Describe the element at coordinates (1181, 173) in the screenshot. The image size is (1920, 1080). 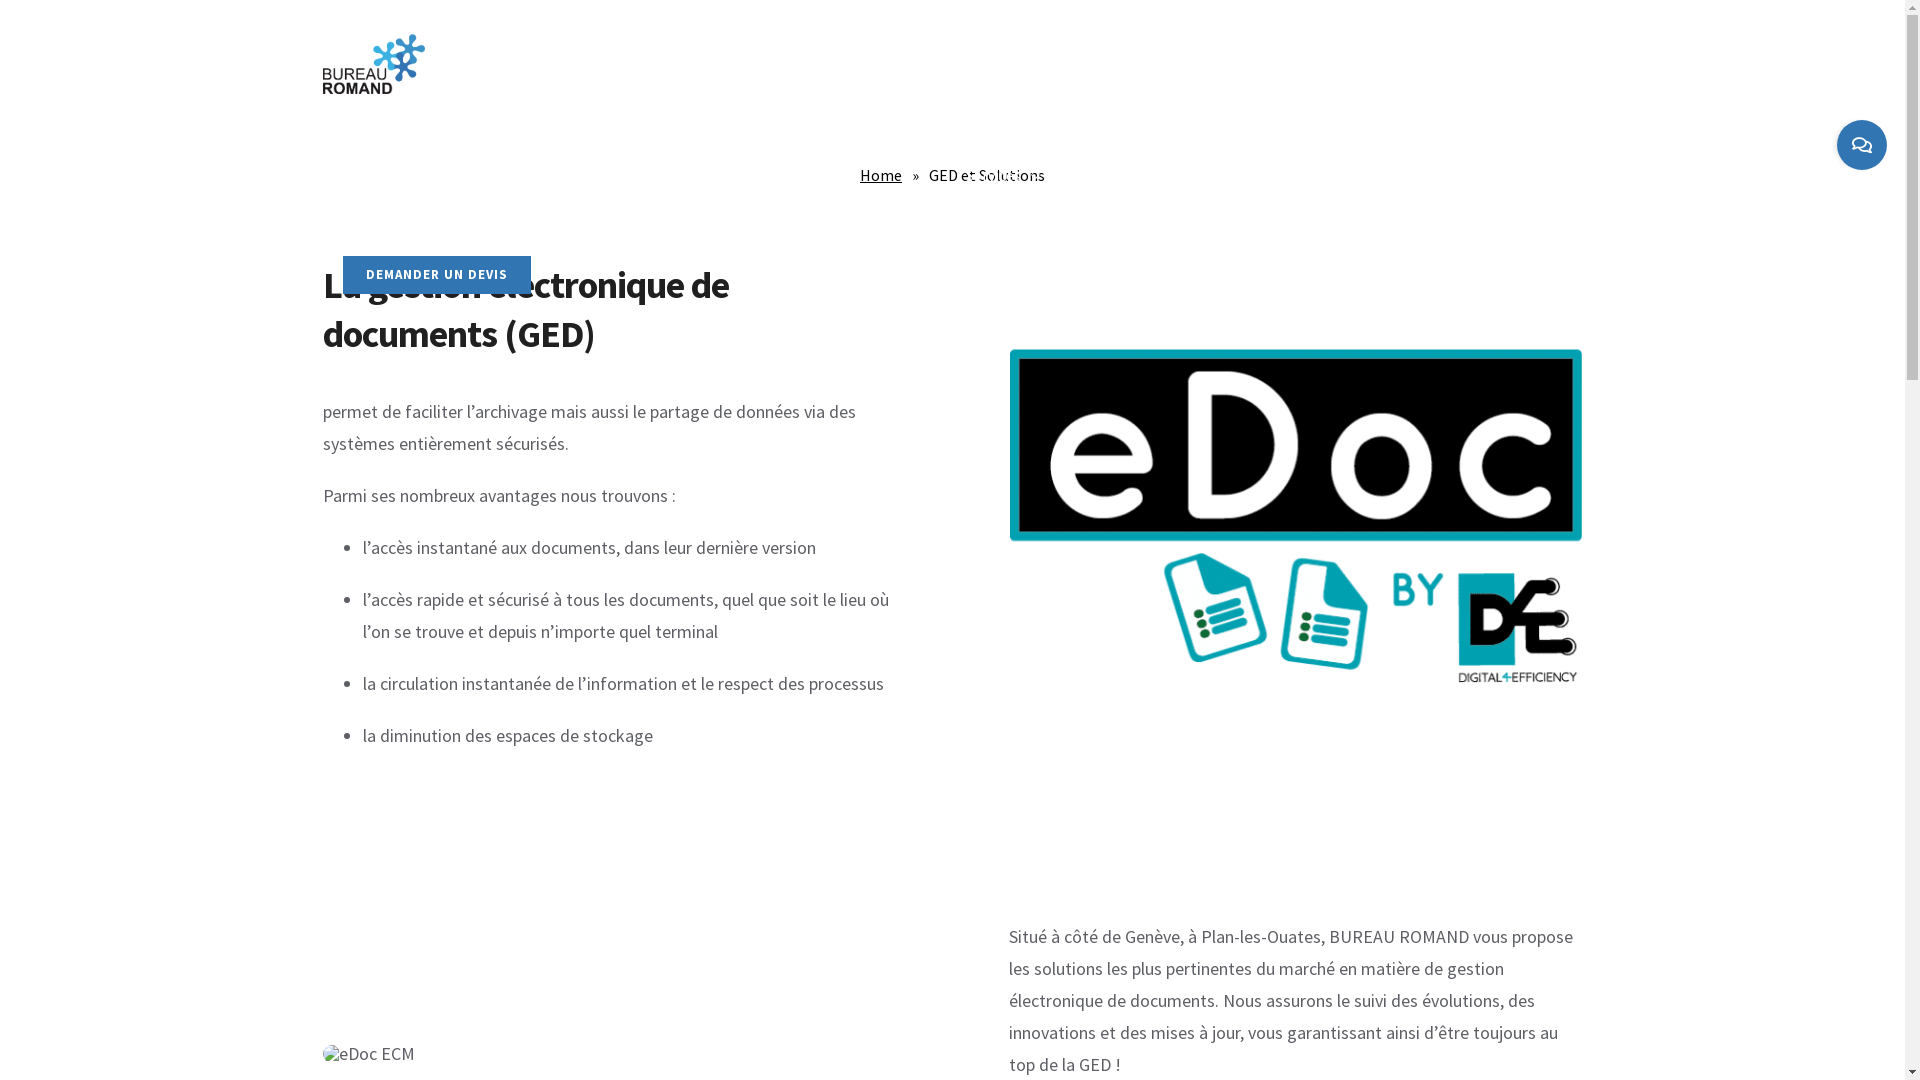
I see `'Contact'` at that location.